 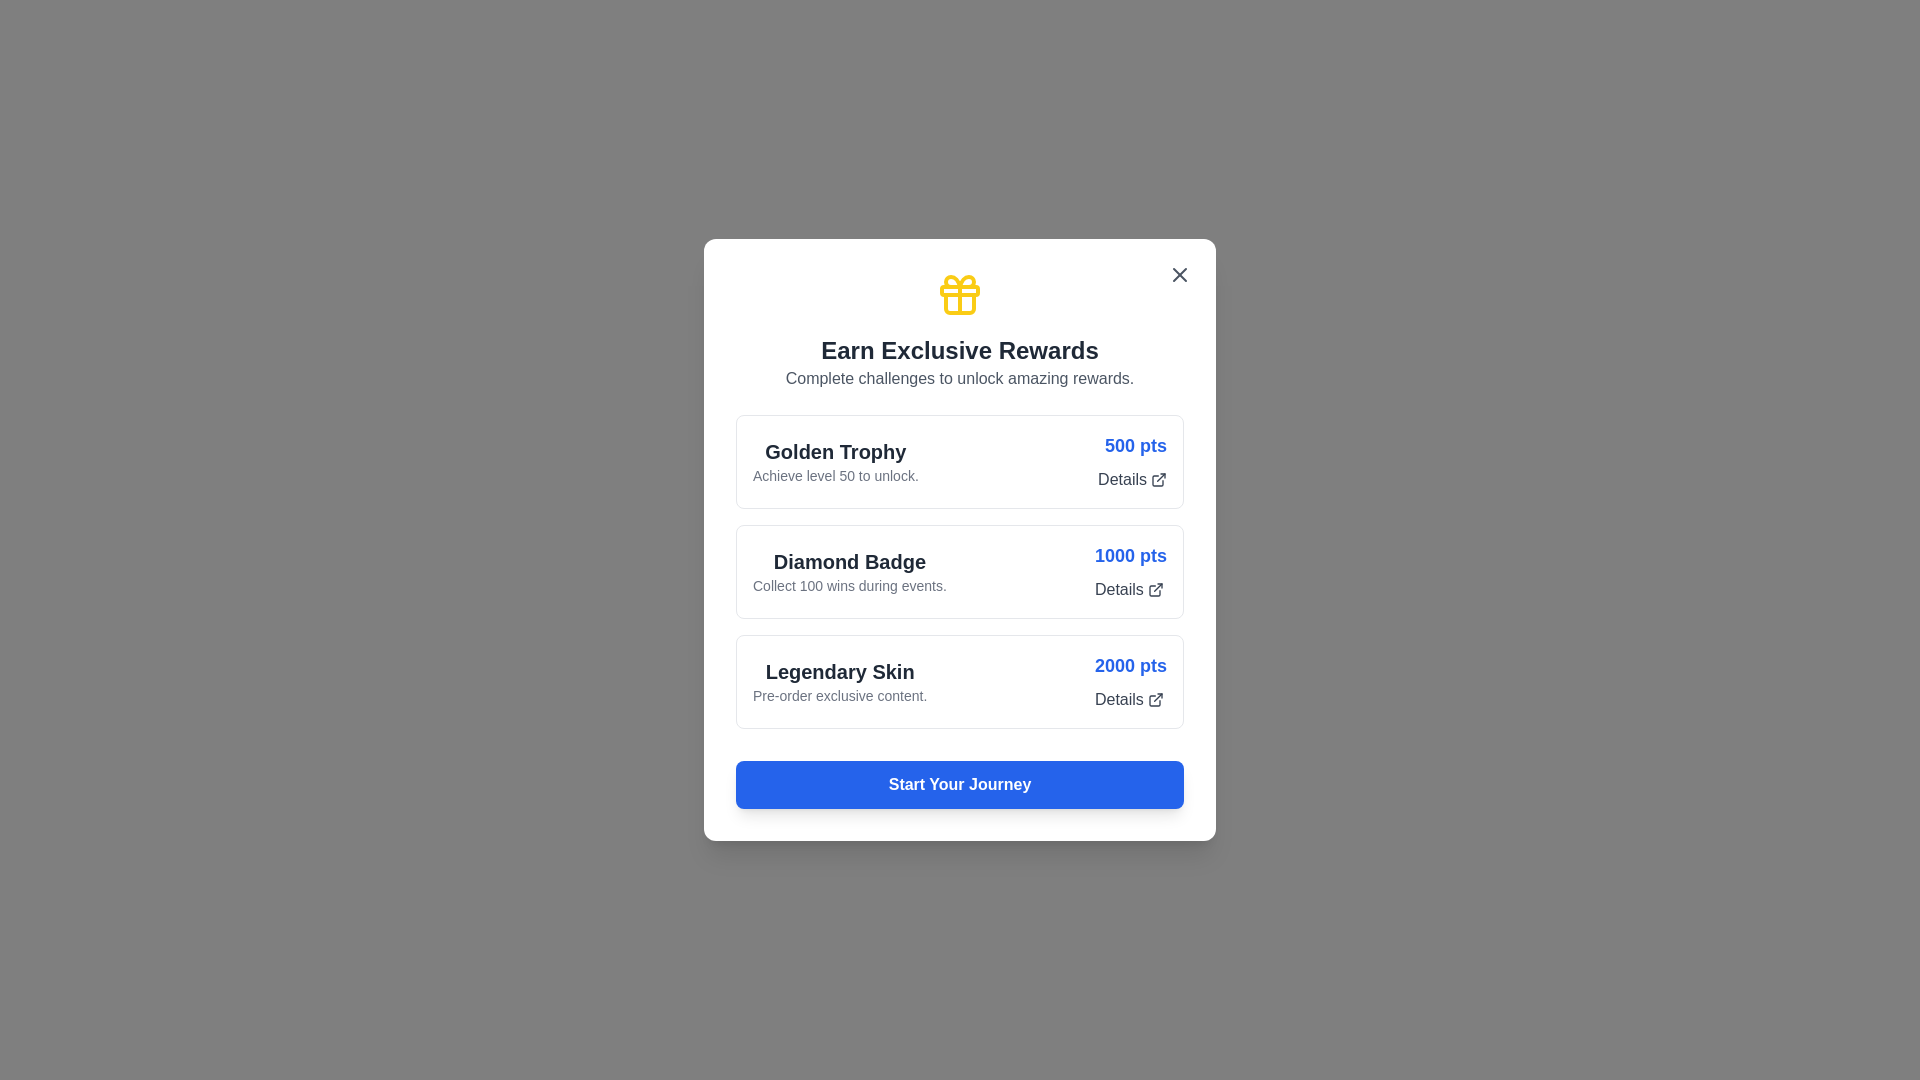 I want to click on the Text Label that serves as a title or header for the section about earning exclusive rewards, located in the upper center of a modal dialog box, immediately below a gift icon, so click(x=960, y=350).